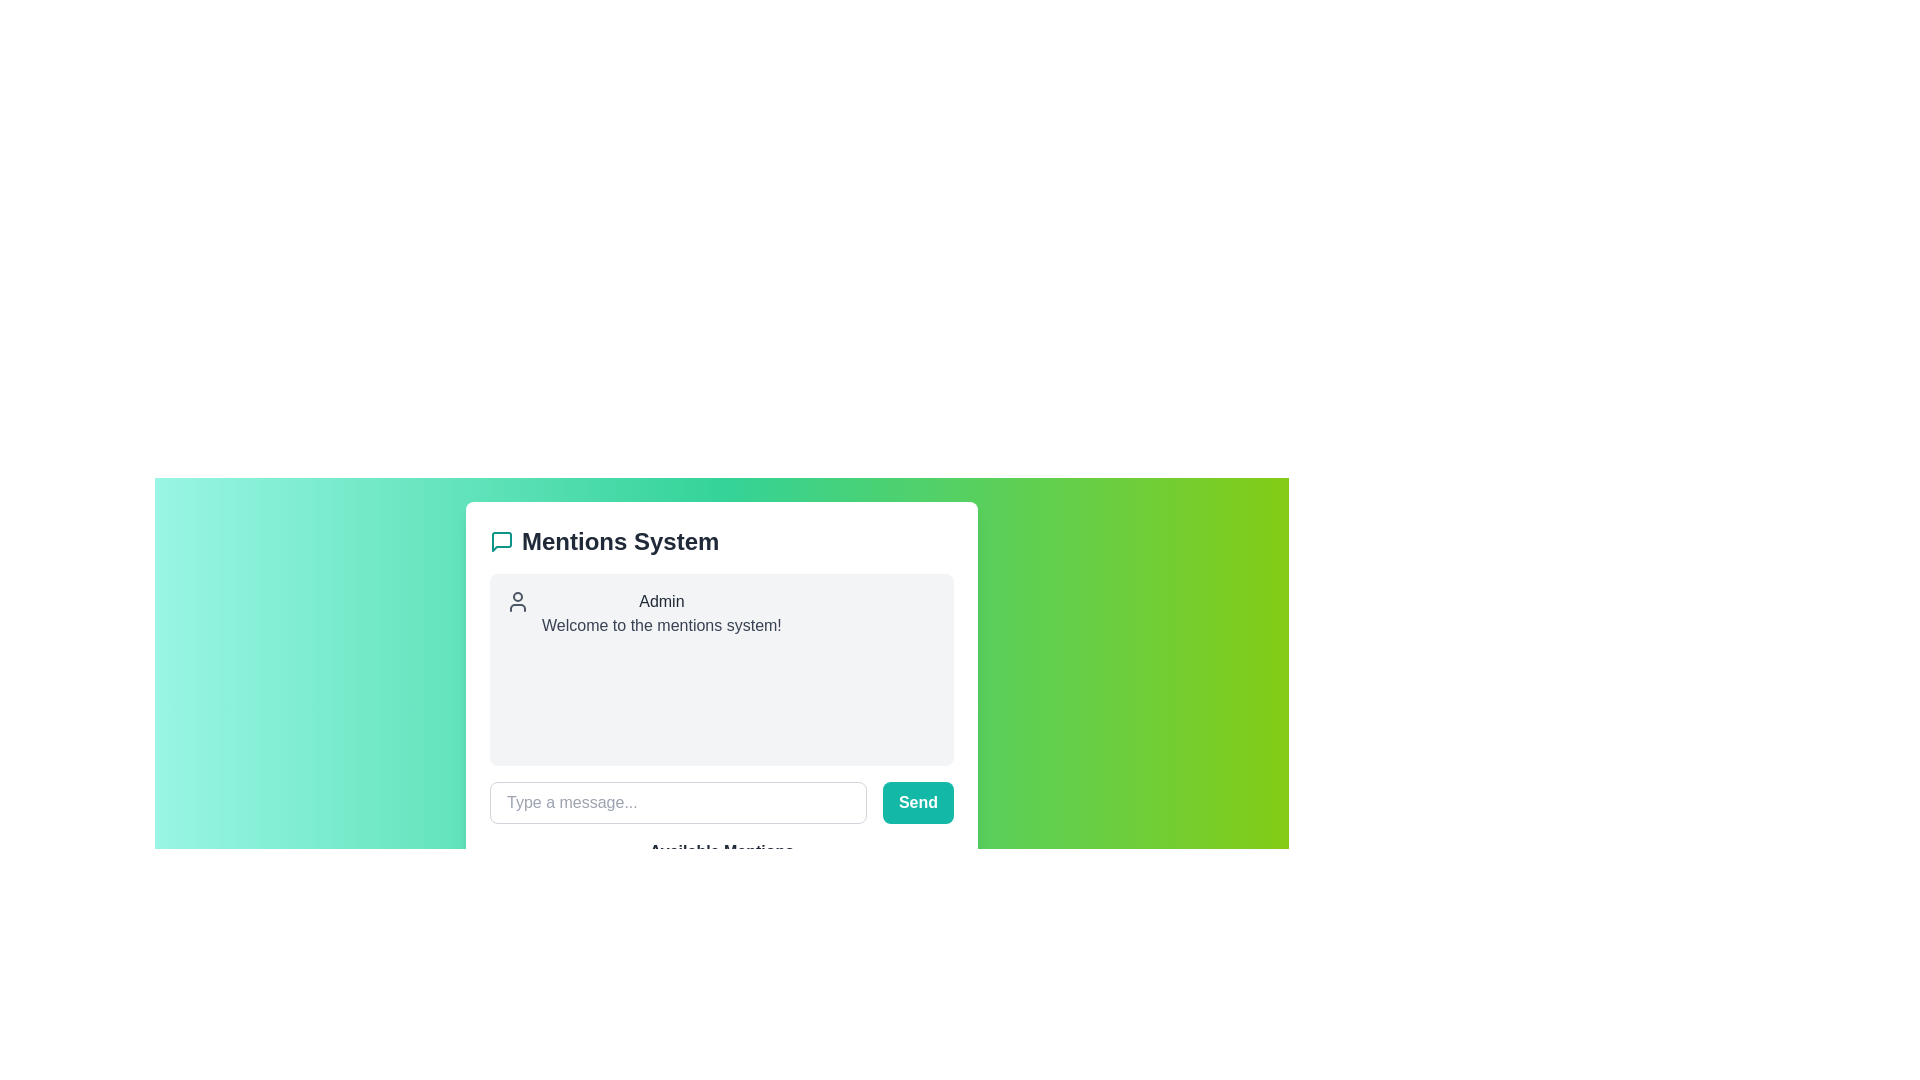 This screenshot has width=1920, height=1080. I want to click on the speech bubble icon located next to the 'Mentions System' title at the top of the interface, so click(502, 542).